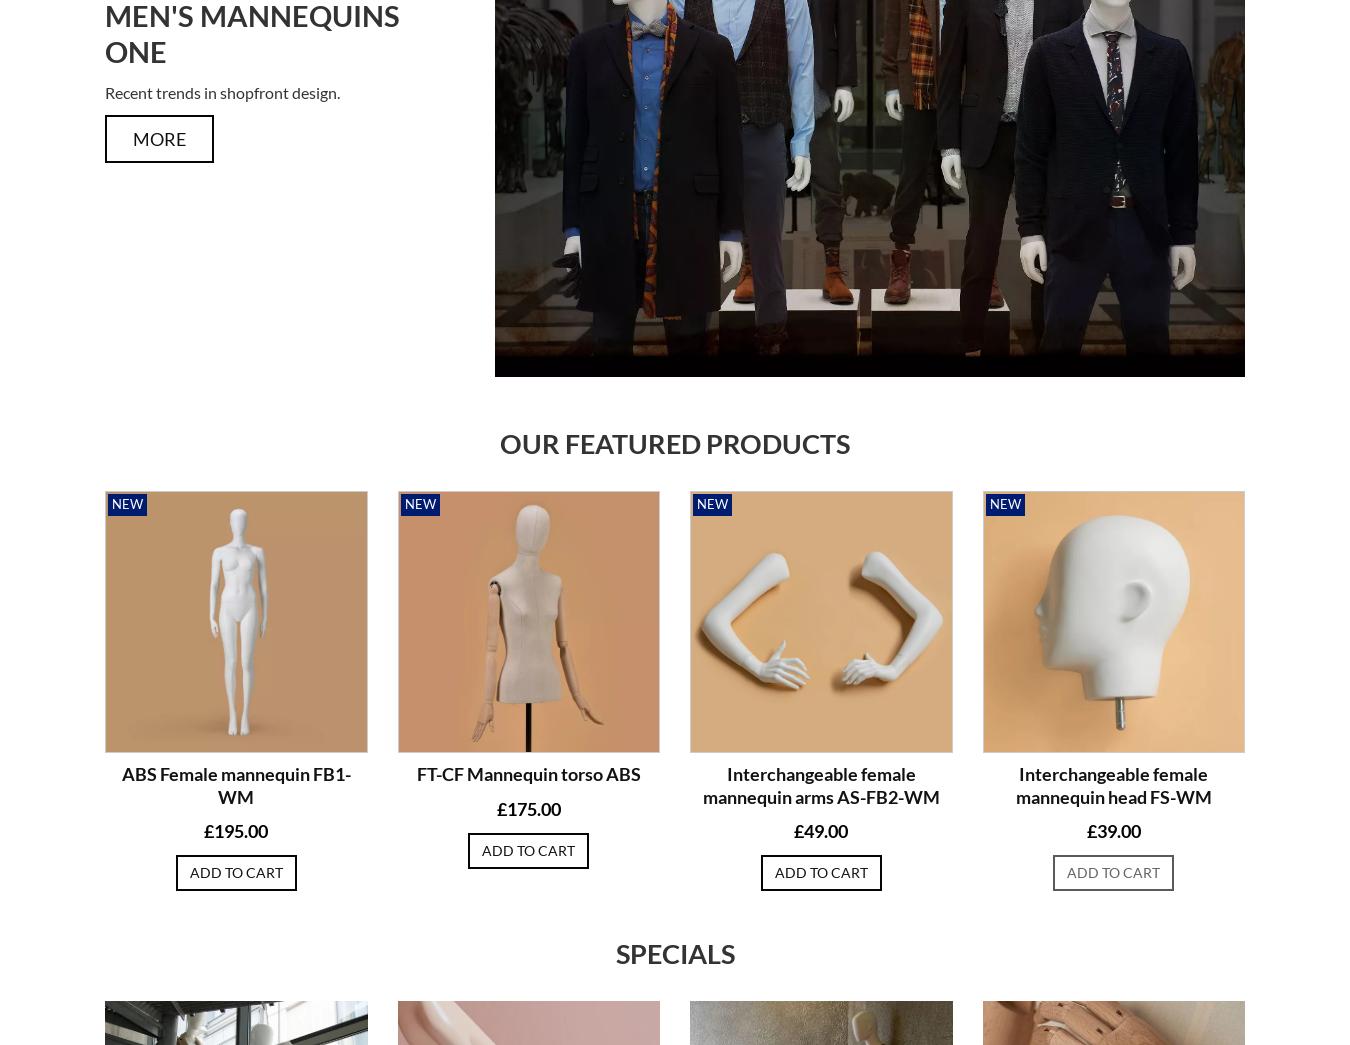 This screenshot has width=1350, height=1045. Describe the element at coordinates (1112, 785) in the screenshot. I see `'Interchangeable female mannequin head FS-WM'` at that location.